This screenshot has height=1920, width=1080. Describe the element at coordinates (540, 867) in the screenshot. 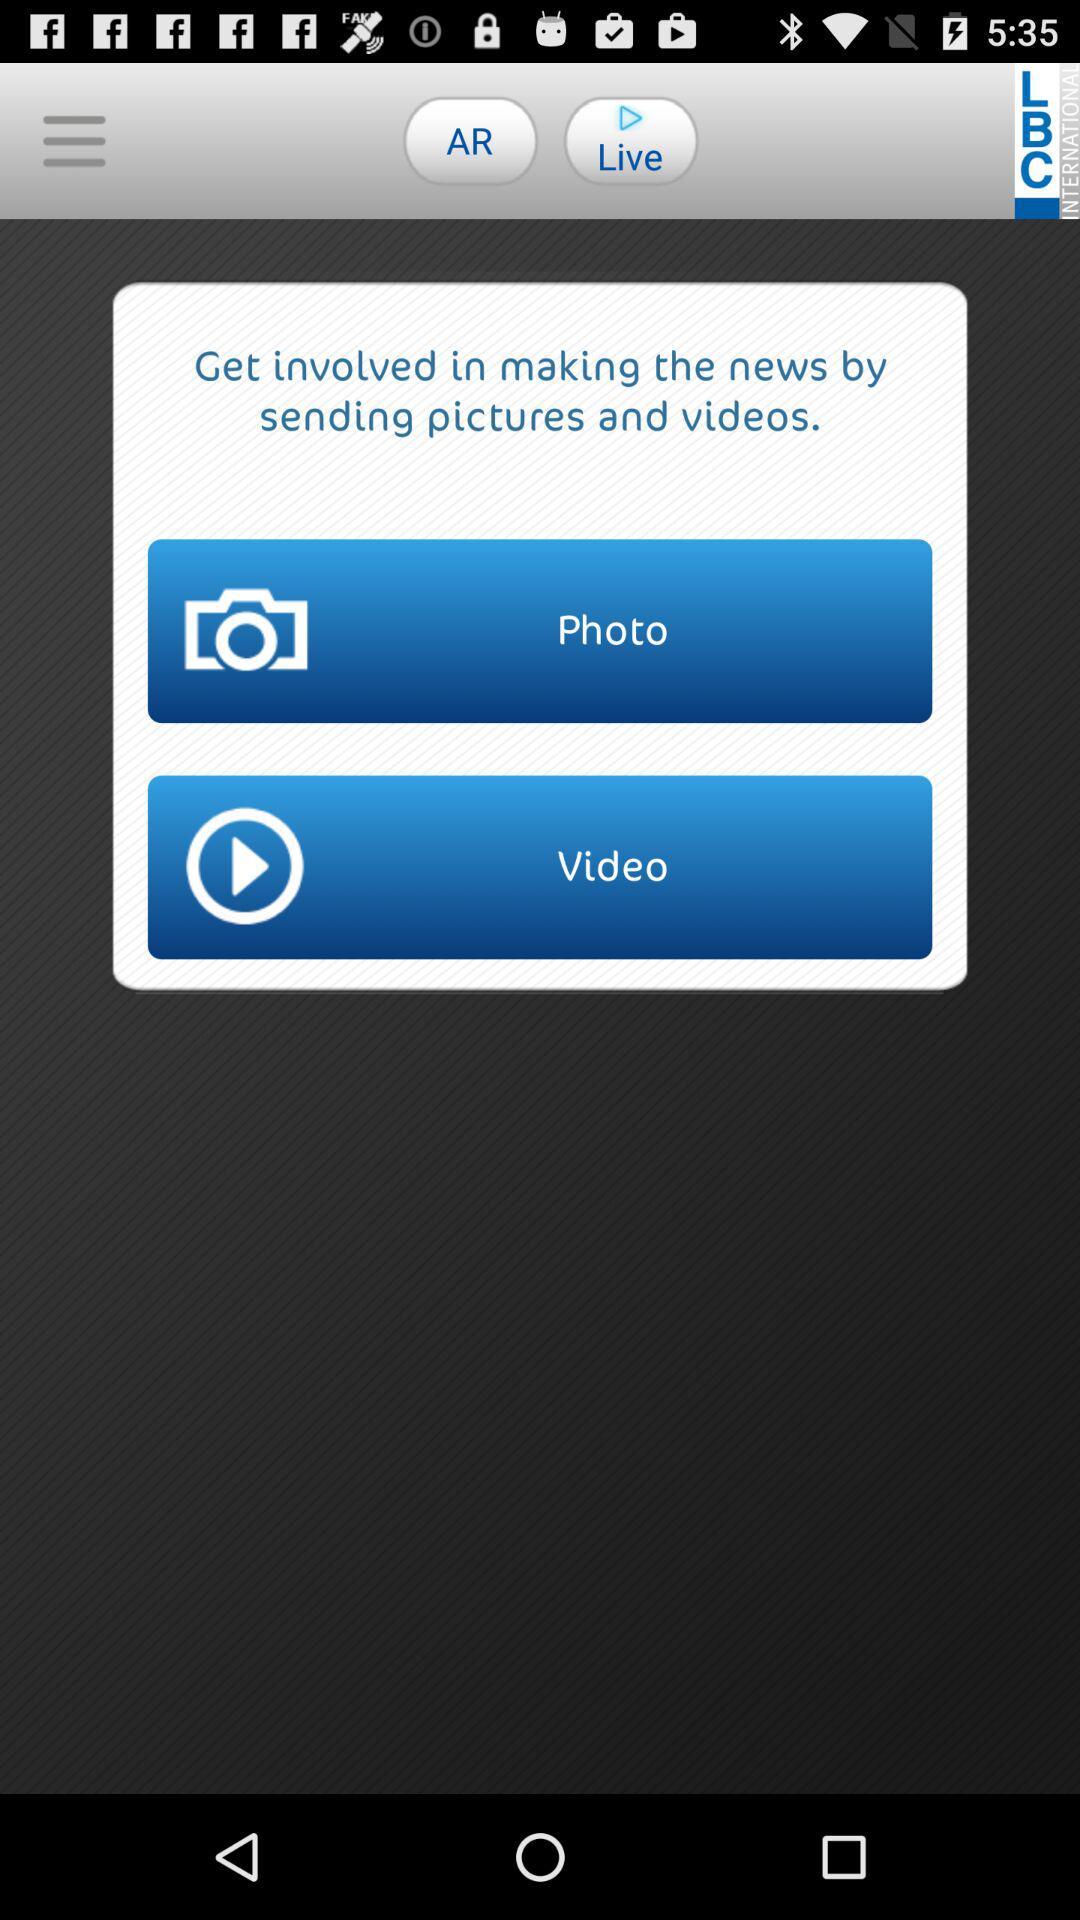

I see `icon below the photo item` at that location.